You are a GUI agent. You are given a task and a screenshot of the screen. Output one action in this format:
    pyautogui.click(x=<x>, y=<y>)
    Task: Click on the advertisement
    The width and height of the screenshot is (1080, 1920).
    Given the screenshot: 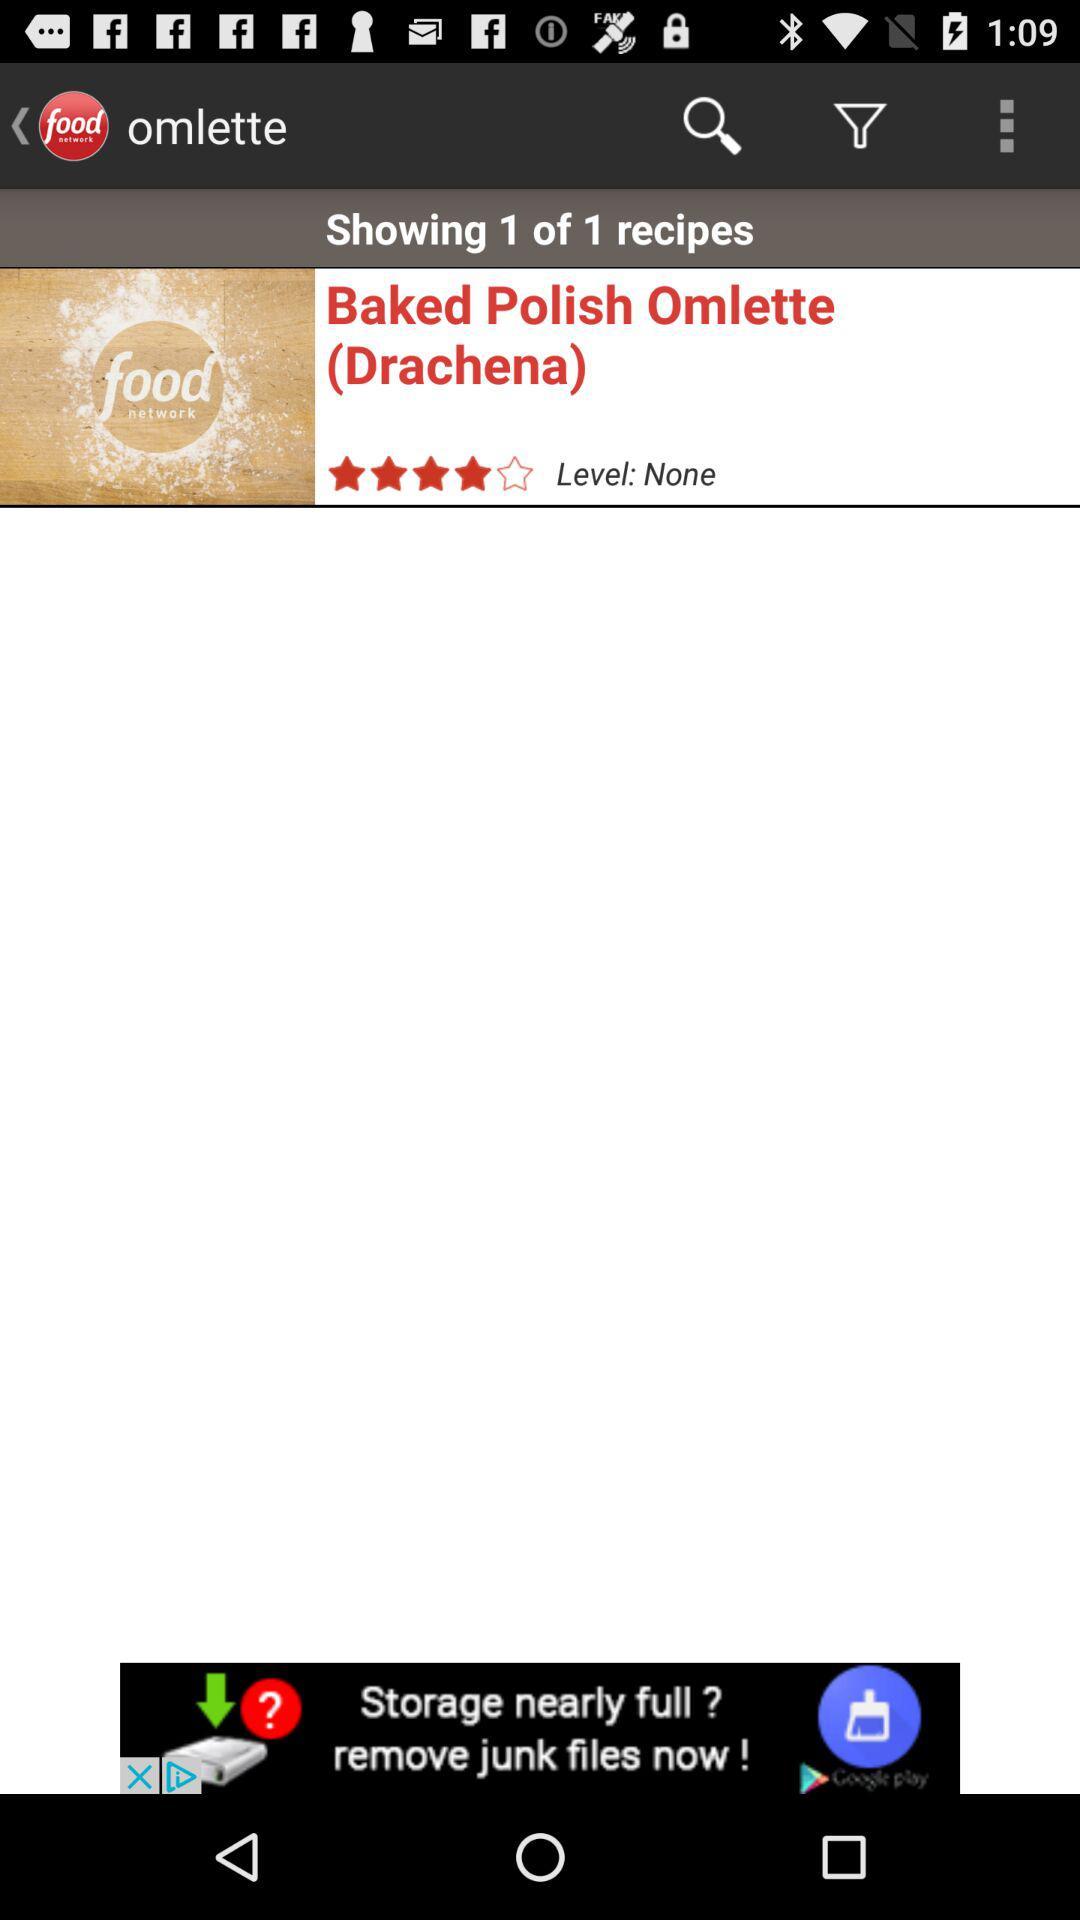 What is the action you would take?
    pyautogui.click(x=540, y=1727)
    